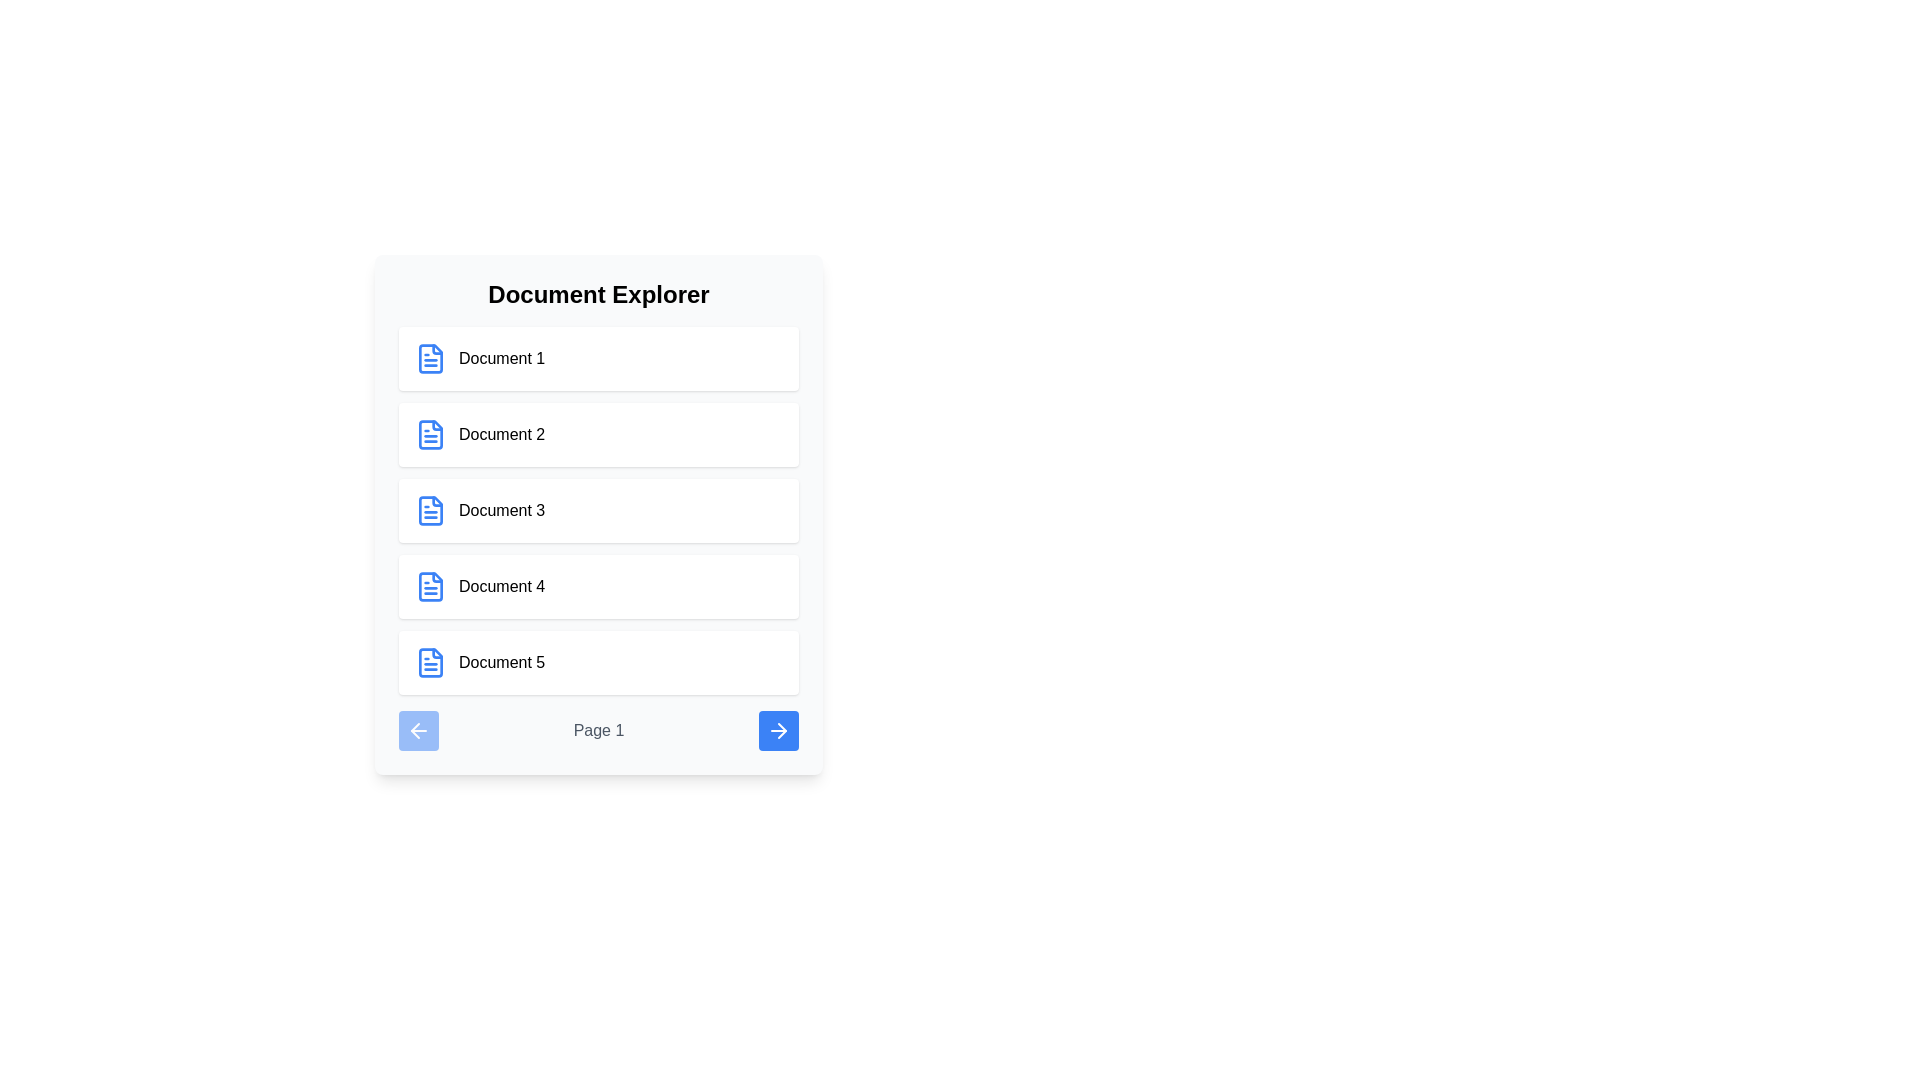 This screenshot has width=1920, height=1080. Describe the element at coordinates (417, 731) in the screenshot. I see `the left-facing arrow button with a blue background` at that location.